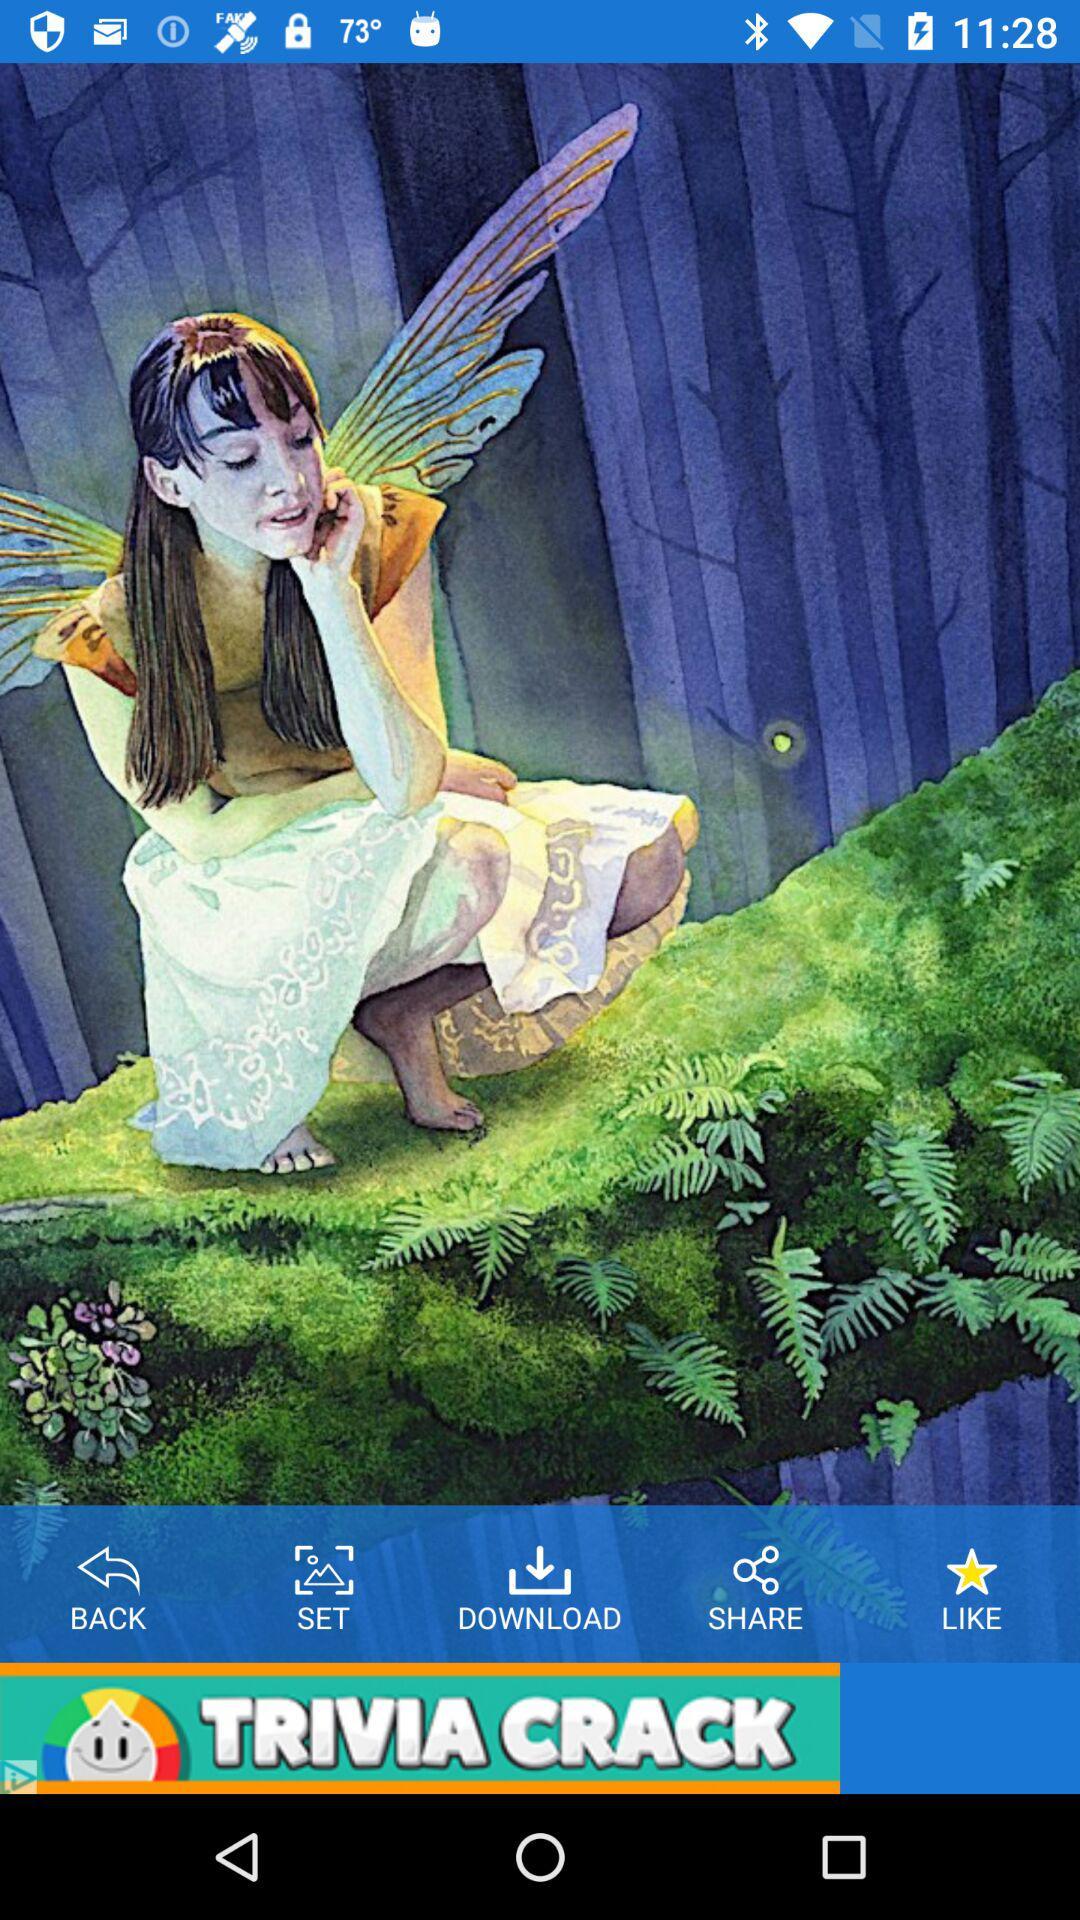 The image size is (1080, 1920). Describe the element at coordinates (756, 1562) in the screenshot. I see `share photo` at that location.